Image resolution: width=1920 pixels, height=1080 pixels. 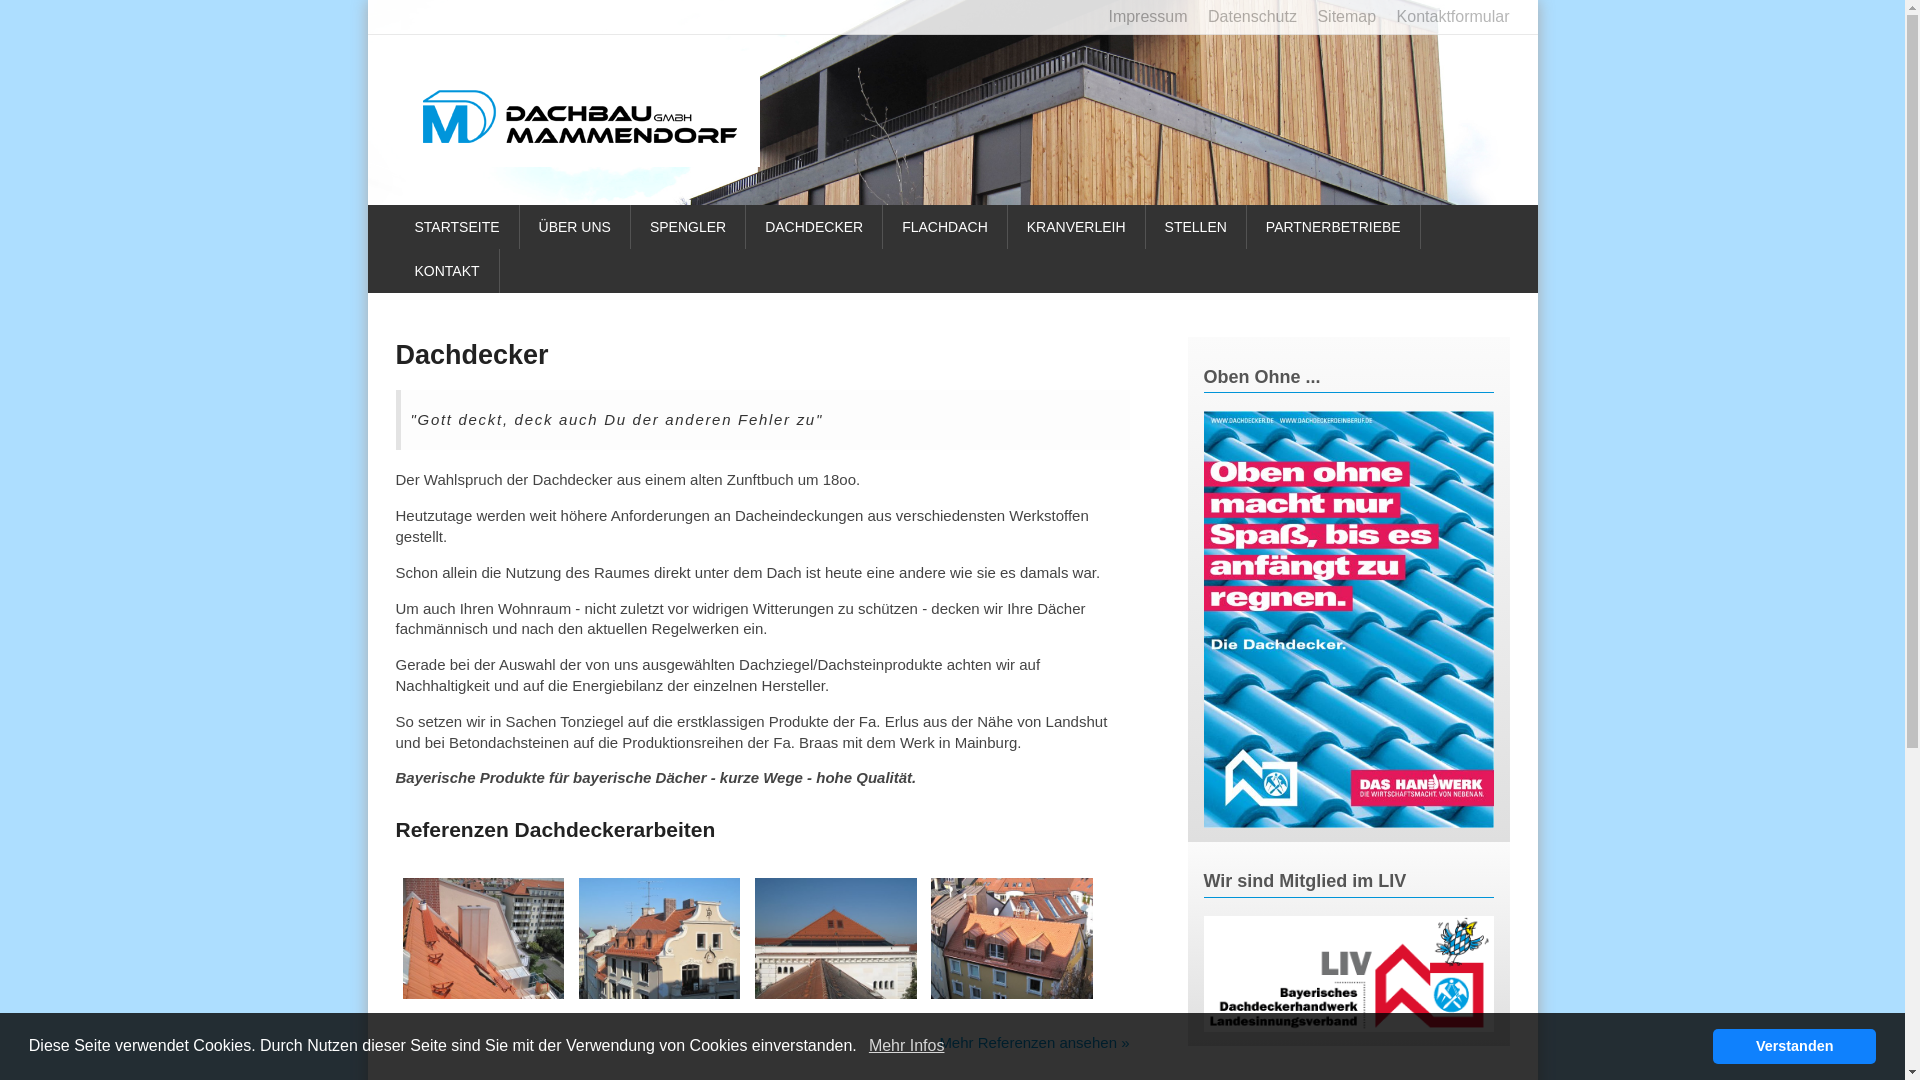 What do you see at coordinates (1196, 226) in the screenshot?
I see `'STELLEN'` at bounding box center [1196, 226].